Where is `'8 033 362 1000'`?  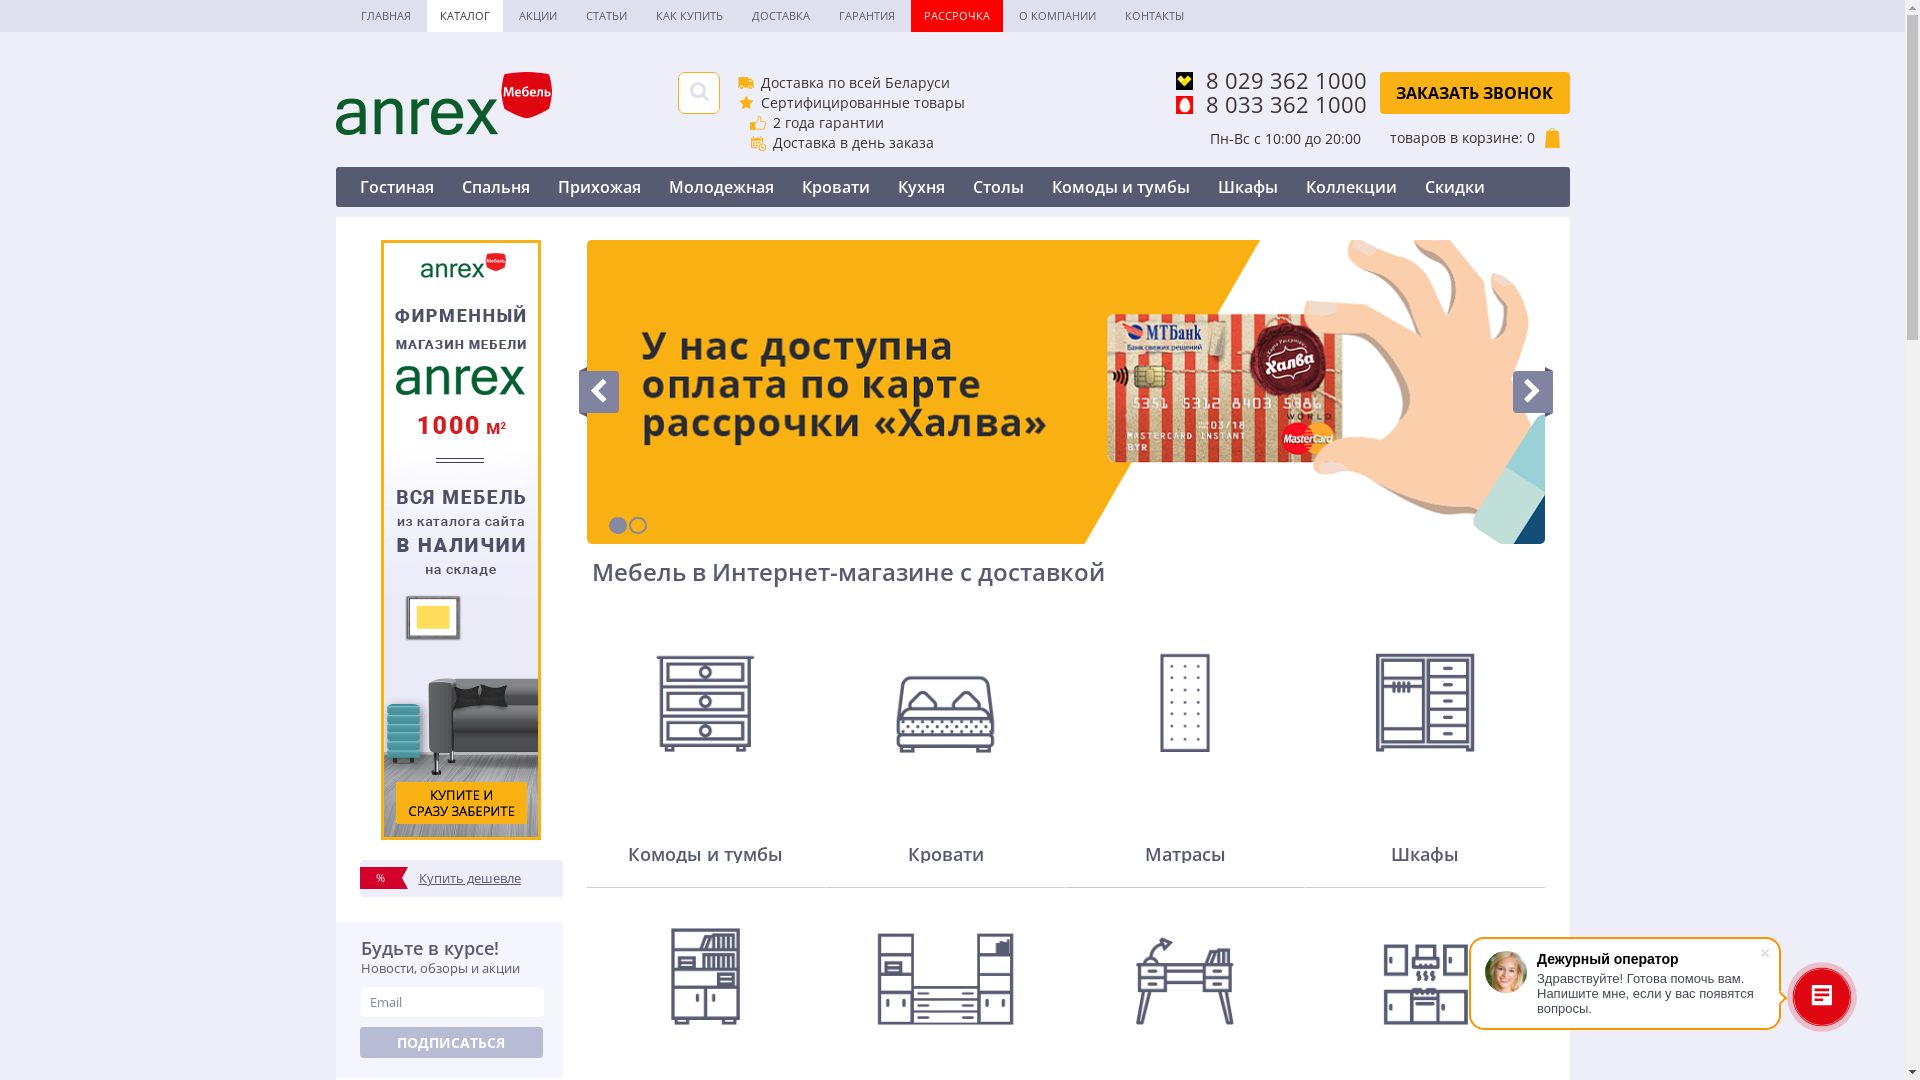 '8 033 362 1000' is located at coordinates (1270, 104).